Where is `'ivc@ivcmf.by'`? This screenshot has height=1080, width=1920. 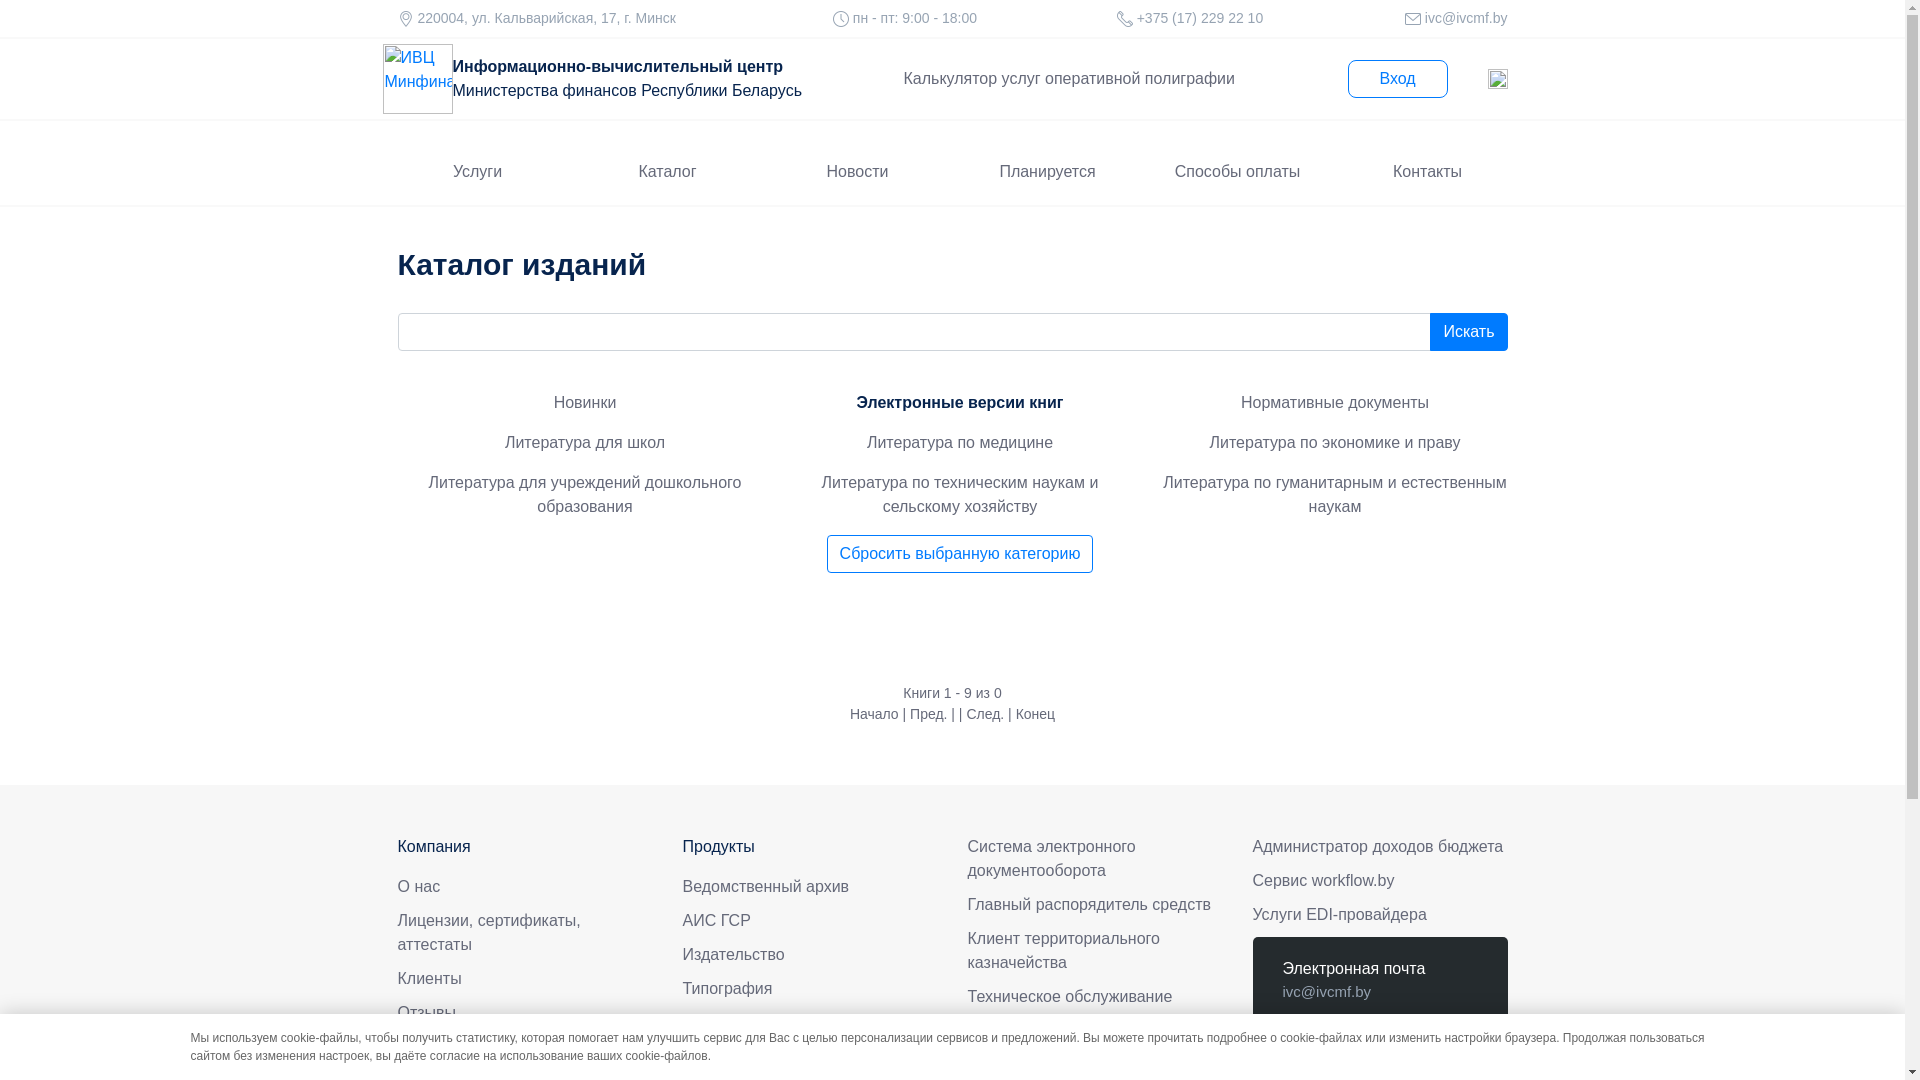 'ivc@ivcmf.by' is located at coordinates (1464, 18).